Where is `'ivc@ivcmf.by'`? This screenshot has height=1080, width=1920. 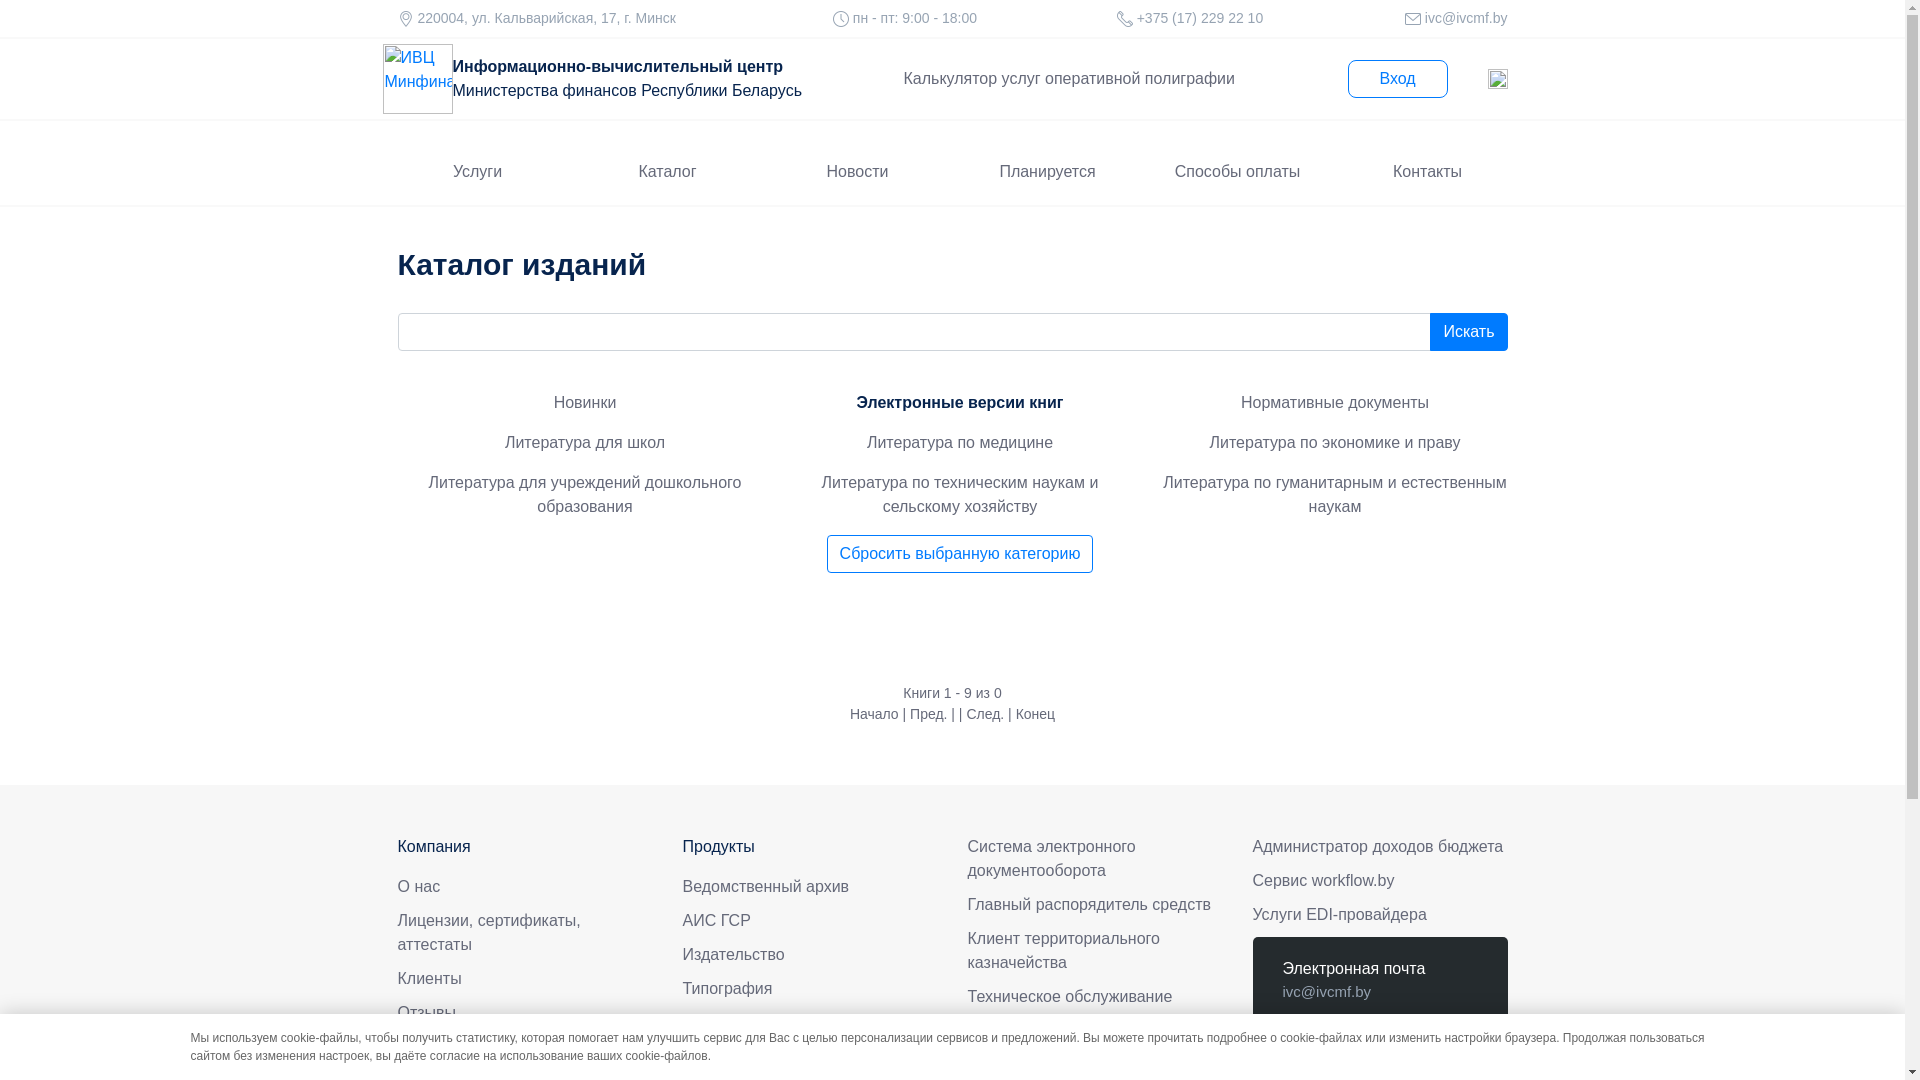 'ivc@ivcmf.by' is located at coordinates (1464, 18).